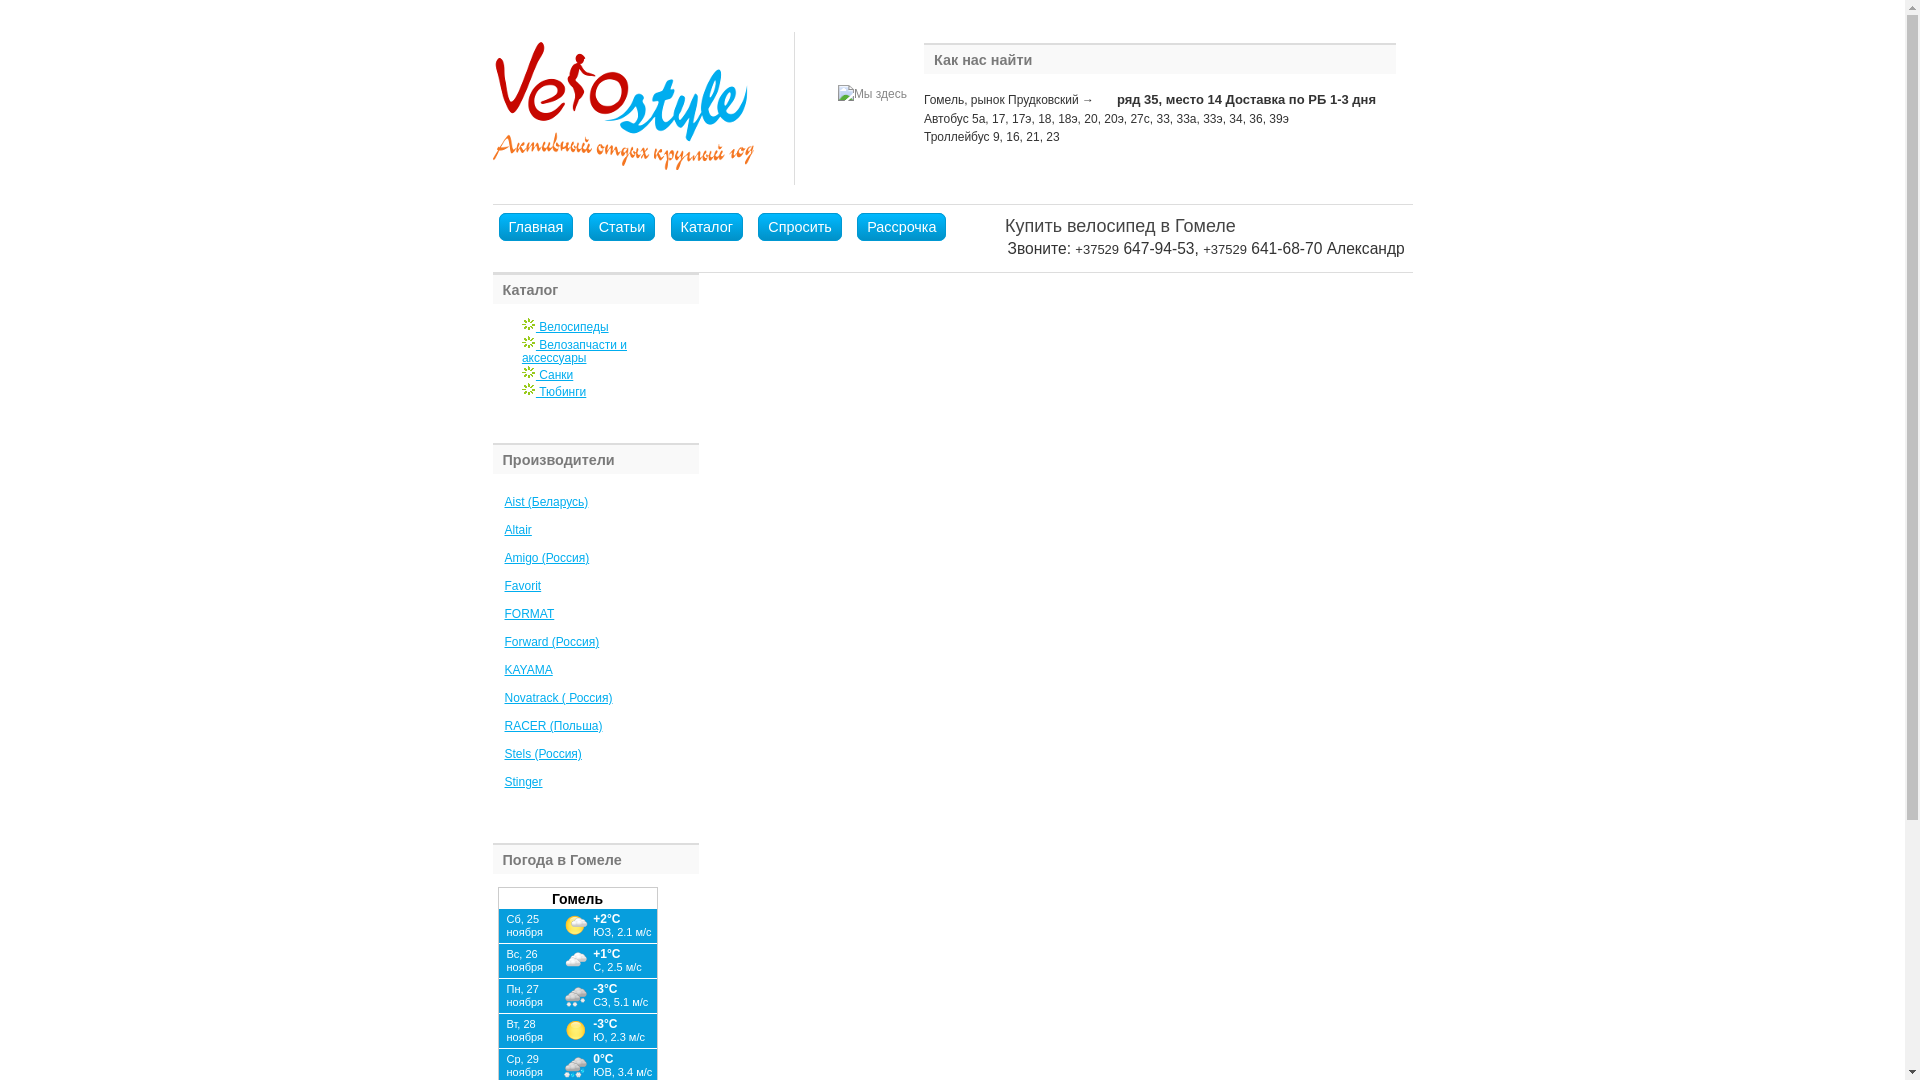  What do you see at coordinates (528, 670) in the screenshot?
I see `'KAYAMA'` at bounding box center [528, 670].